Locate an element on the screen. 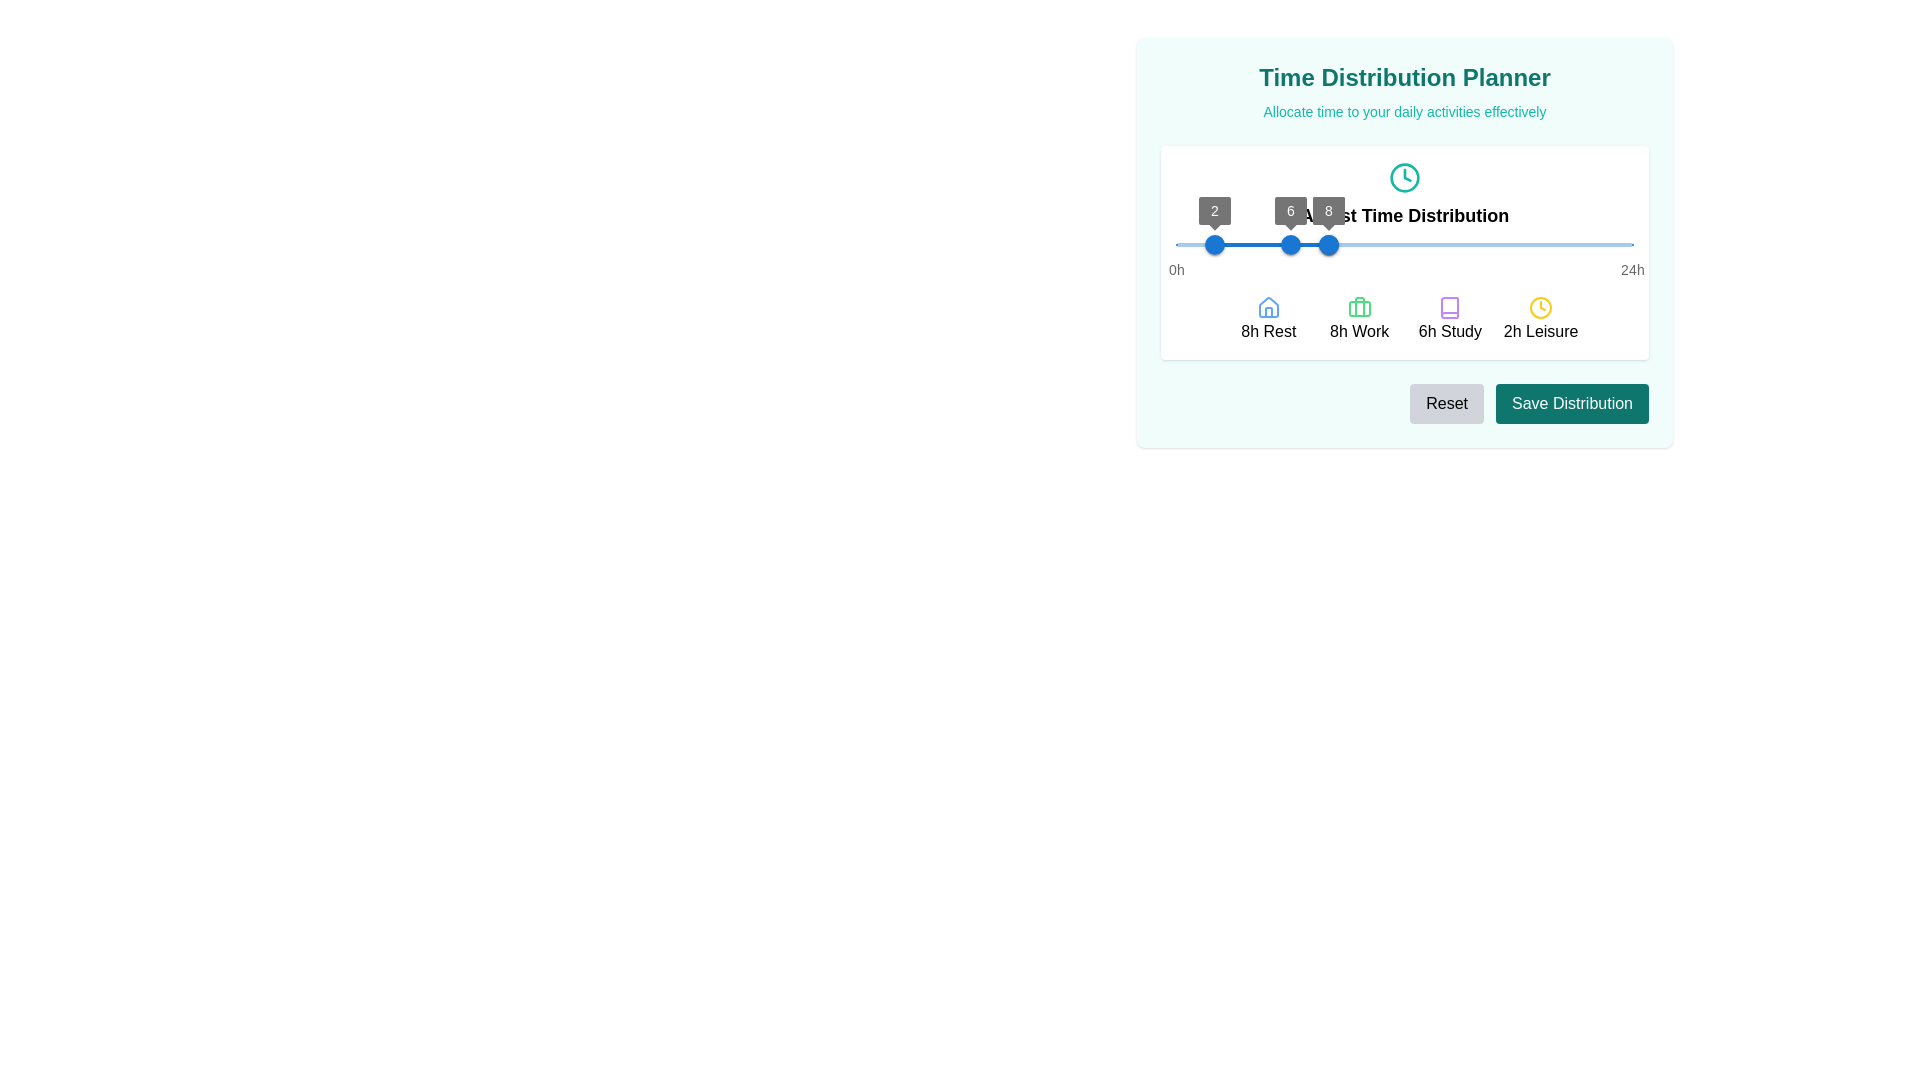 The width and height of the screenshot is (1920, 1080). the first labeled icon representing 'Rest' in the time distribution interface to interact with its associated functions is located at coordinates (1267, 319).